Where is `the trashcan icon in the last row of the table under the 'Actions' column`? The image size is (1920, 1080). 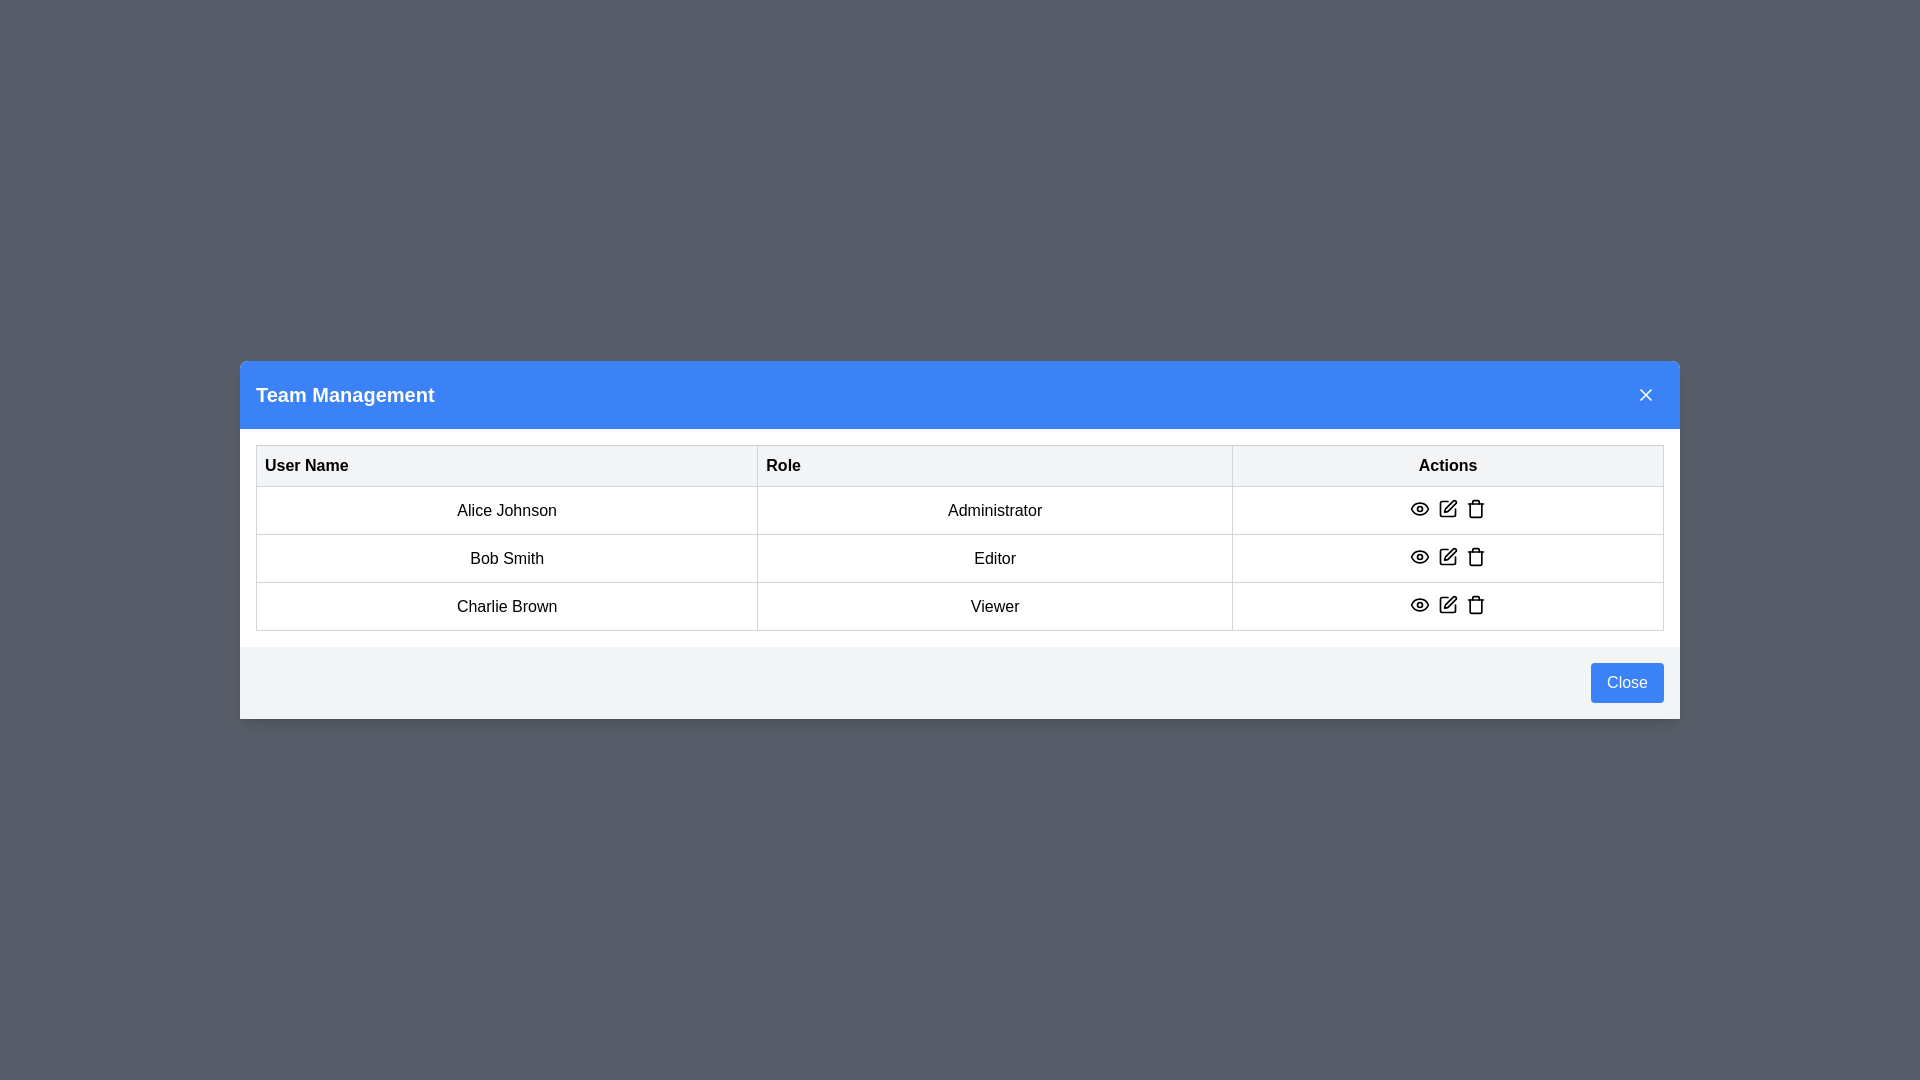 the trashcan icon in the last row of the table under the 'Actions' column is located at coordinates (1476, 604).